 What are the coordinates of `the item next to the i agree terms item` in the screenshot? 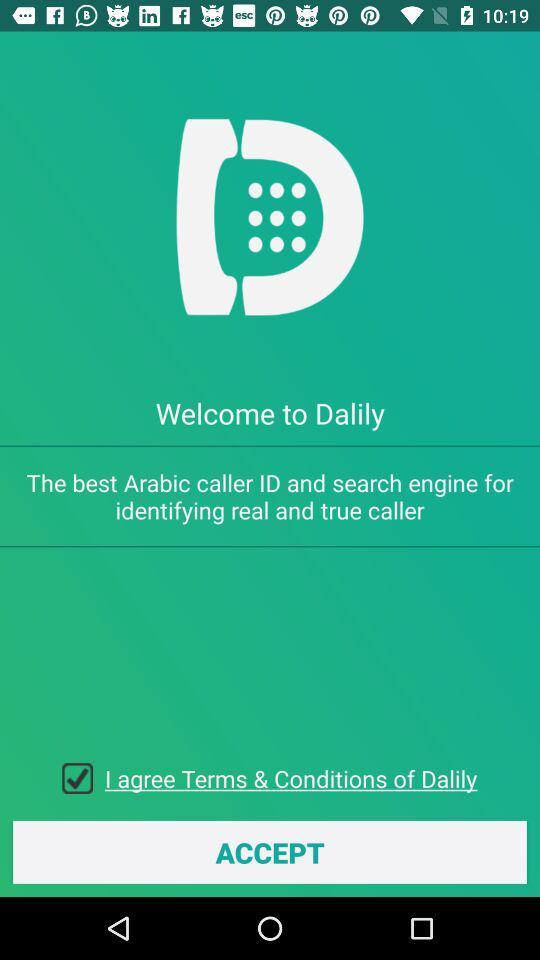 It's located at (82, 777).